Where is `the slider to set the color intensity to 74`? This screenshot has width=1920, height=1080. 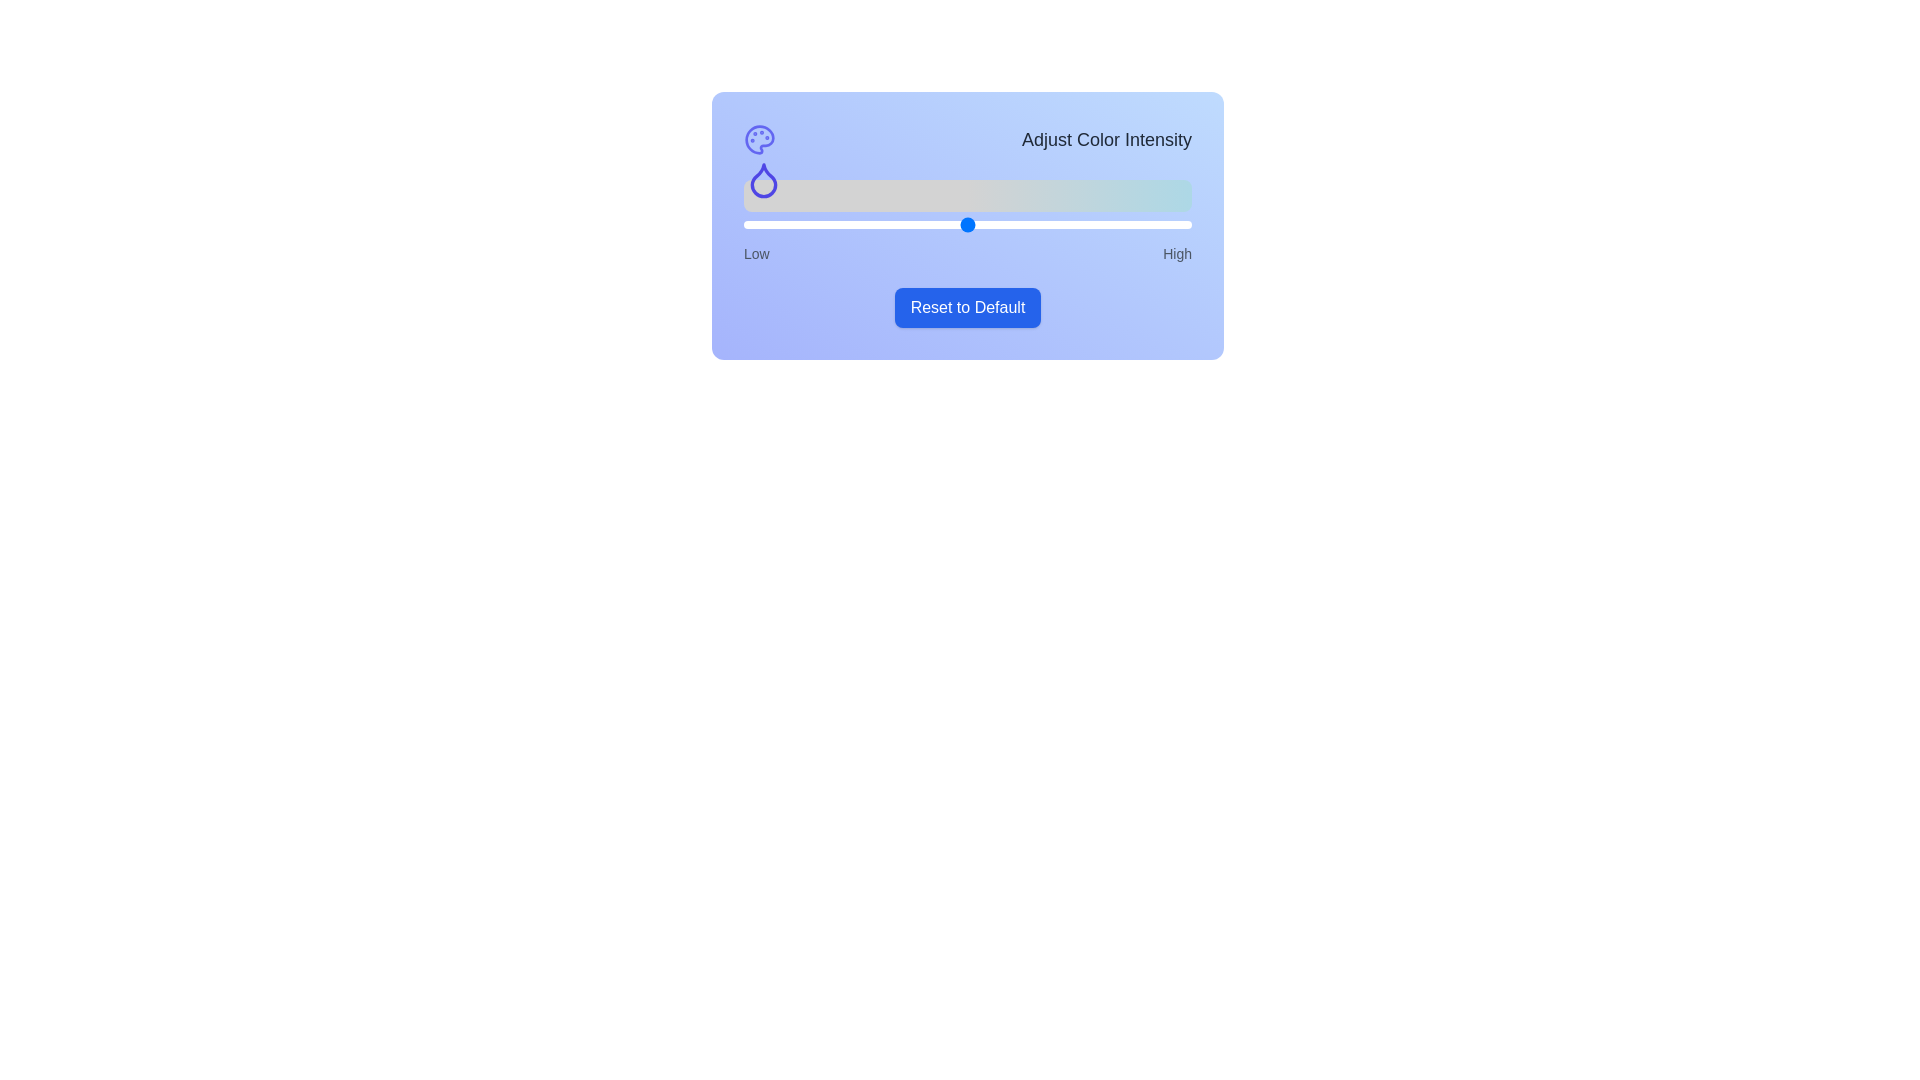
the slider to set the color intensity to 74 is located at coordinates (1074, 224).